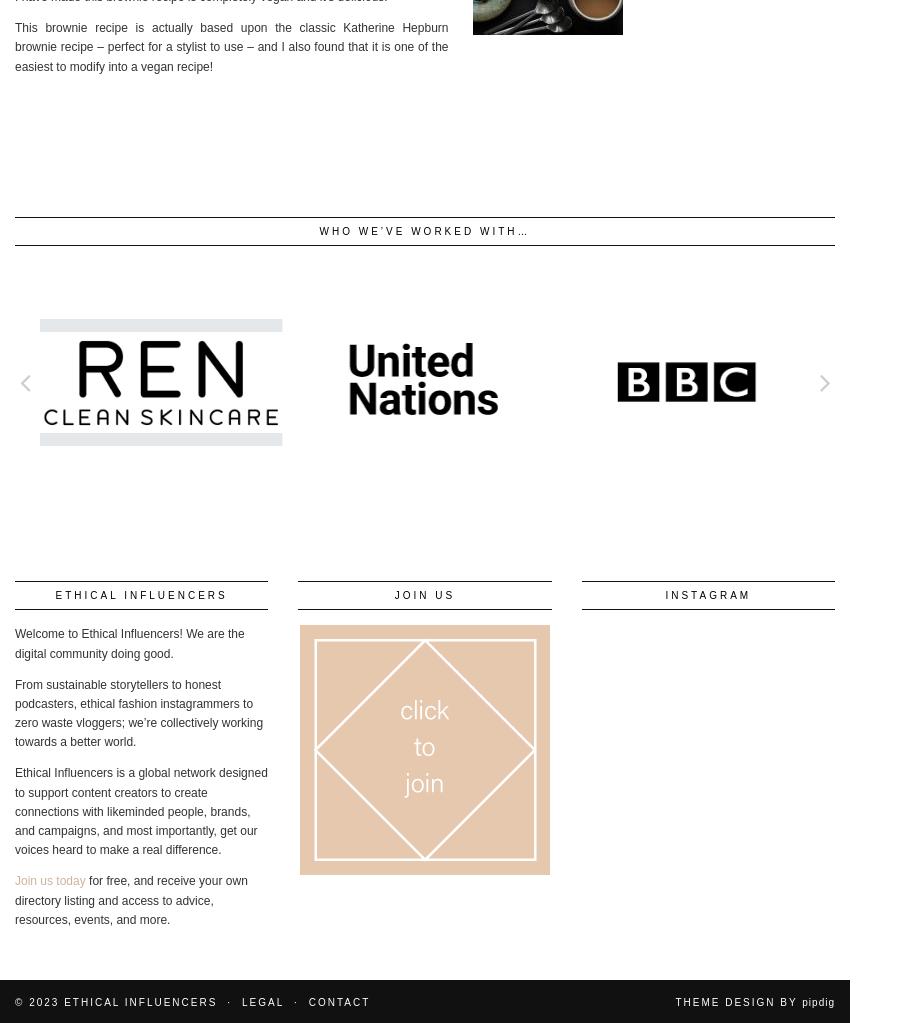 Image resolution: width=898 pixels, height=1023 pixels. What do you see at coordinates (318, 229) in the screenshot?
I see `'Who We’ve Worked With…'` at bounding box center [318, 229].